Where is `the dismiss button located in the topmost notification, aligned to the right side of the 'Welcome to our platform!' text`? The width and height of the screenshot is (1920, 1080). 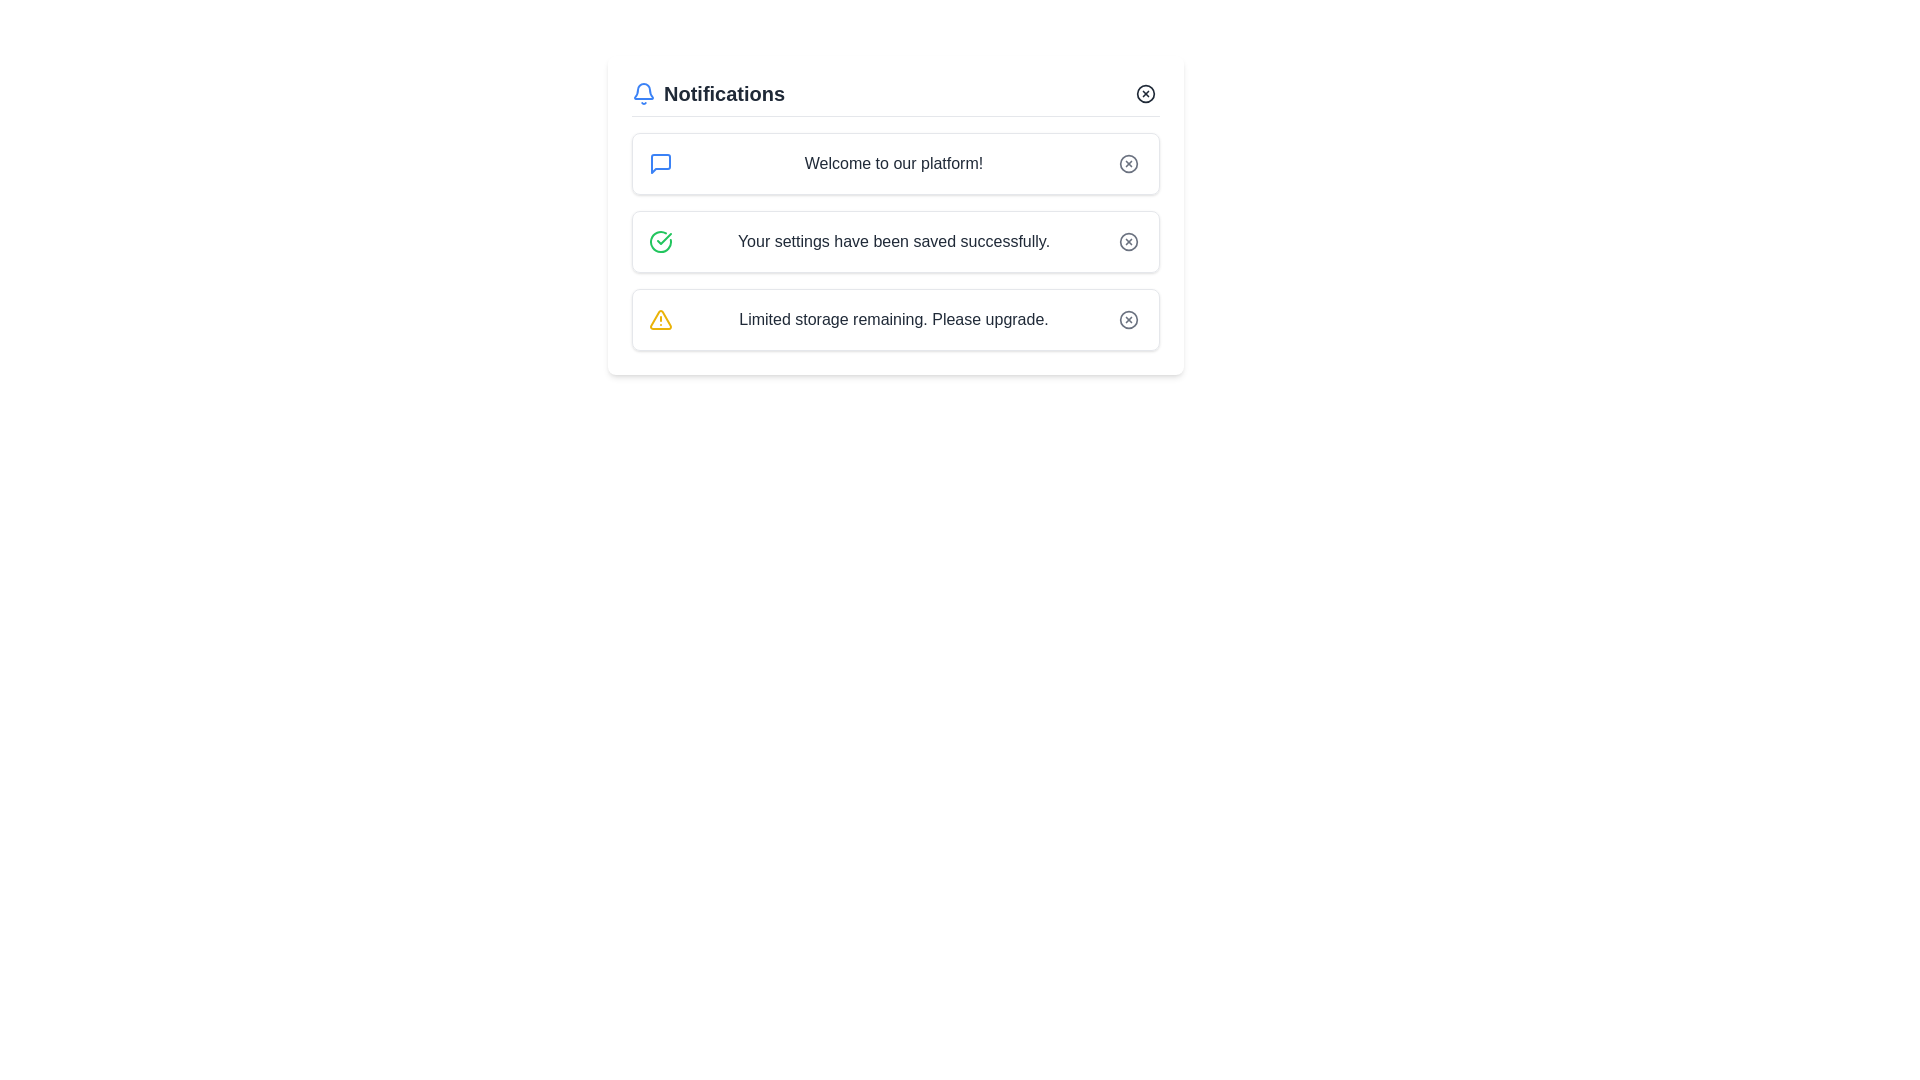 the dismiss button located in the topmost notification, aligned to the right side of the 'Welcome to our platform!' text is located at coordinates (1128, 163).